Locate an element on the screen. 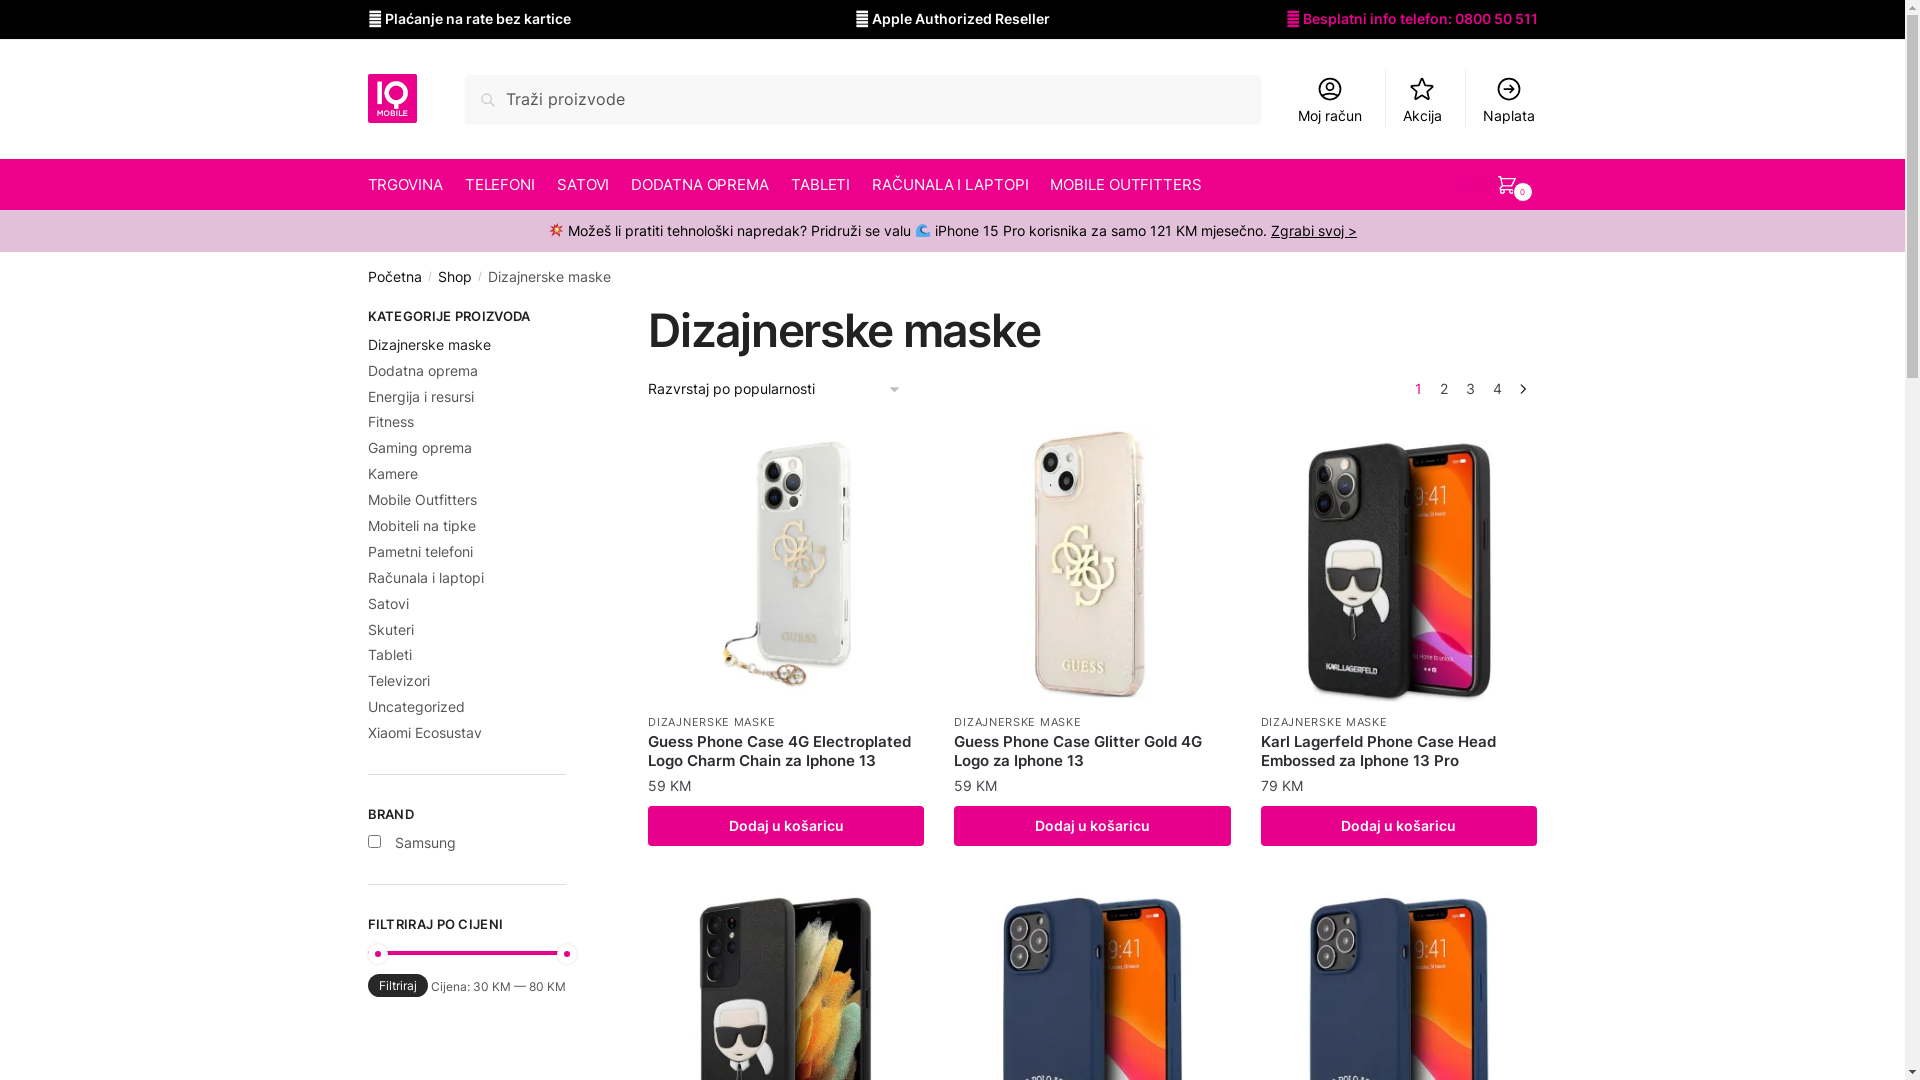 This screenshot has height=1080, width=1920. 'Zgrabi svoj >' is located at coordinates (1314, 229).